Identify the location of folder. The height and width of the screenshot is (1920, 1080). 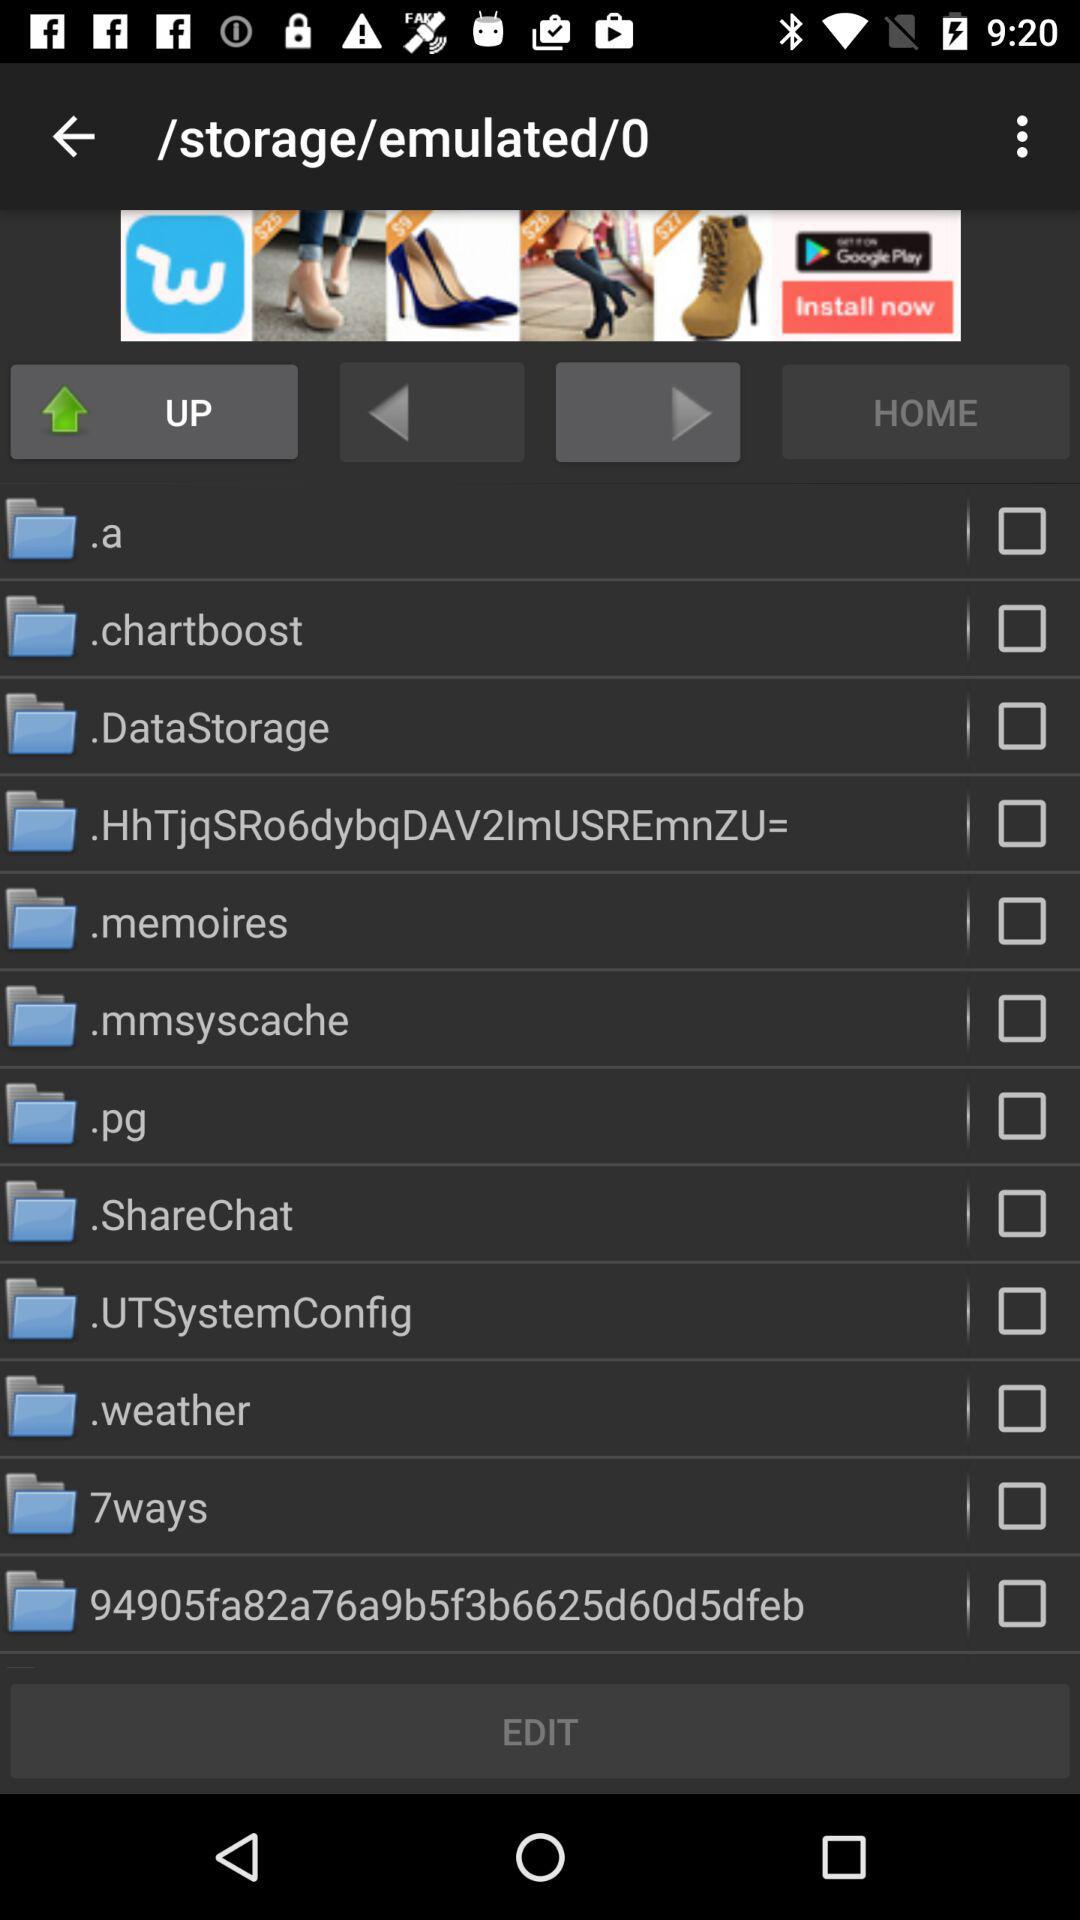
(1024, 1018).